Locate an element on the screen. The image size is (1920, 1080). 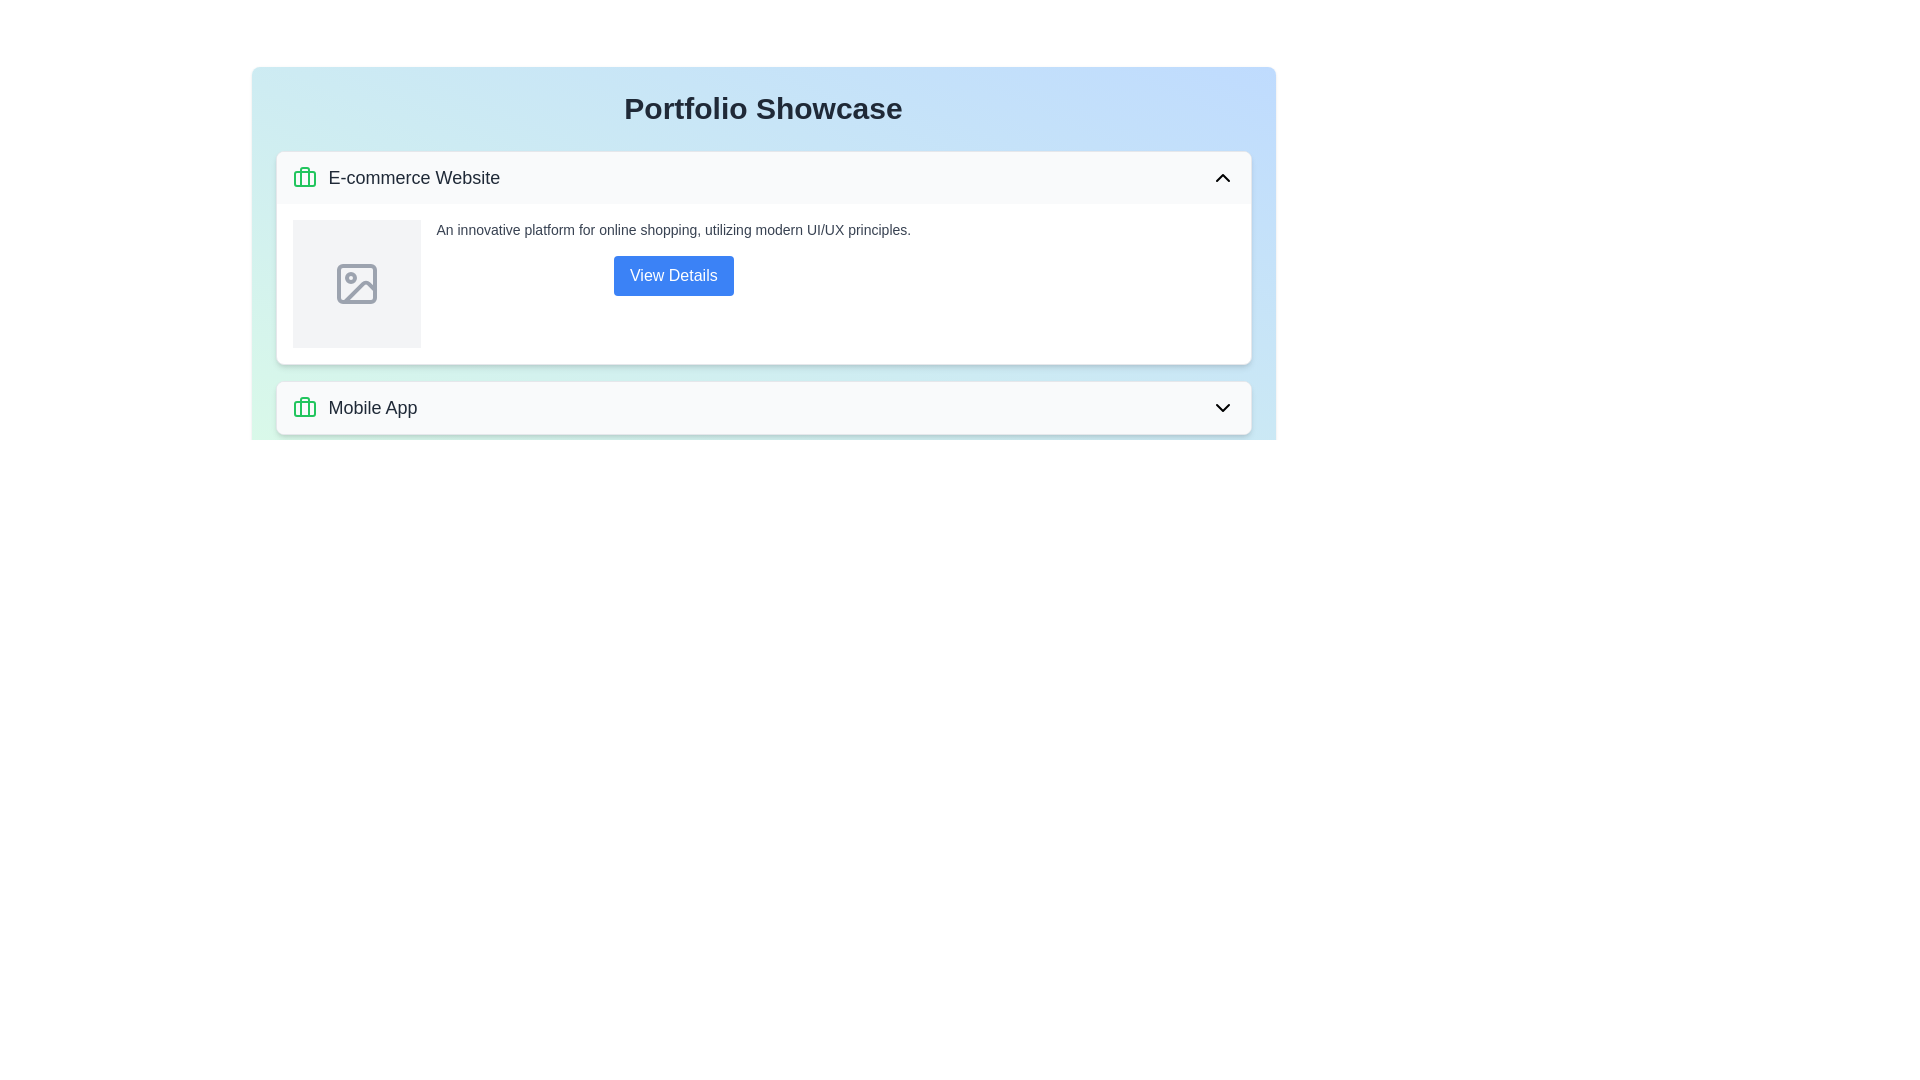
text label titled 'Mobile App' located in the lower half of the interface, centered immediately to the right of a briefcase icon is located at coordinates (373, 407).